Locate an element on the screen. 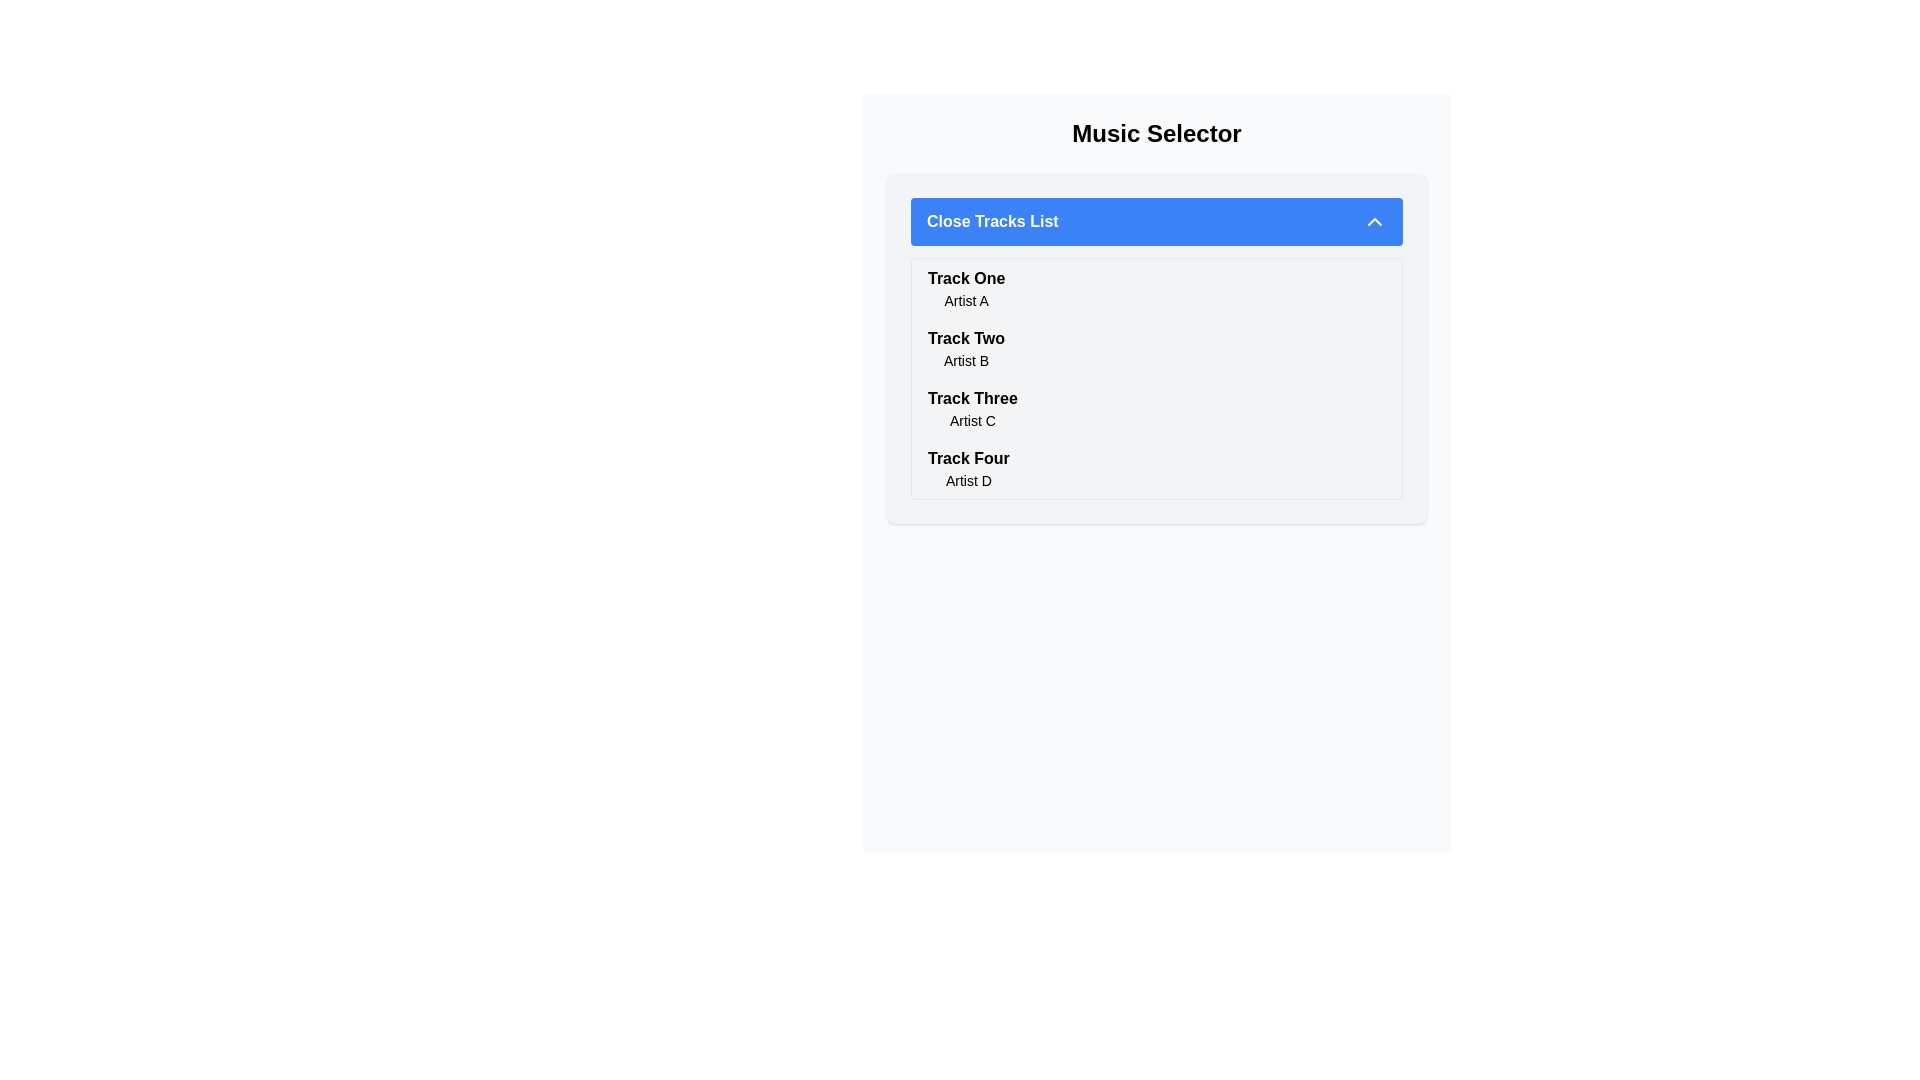 The image size is (1920, 1080). the chevron-shaped icon button located at the far right end of the header titled 'Close Tracks List' is located at coordinates (1373, 222).